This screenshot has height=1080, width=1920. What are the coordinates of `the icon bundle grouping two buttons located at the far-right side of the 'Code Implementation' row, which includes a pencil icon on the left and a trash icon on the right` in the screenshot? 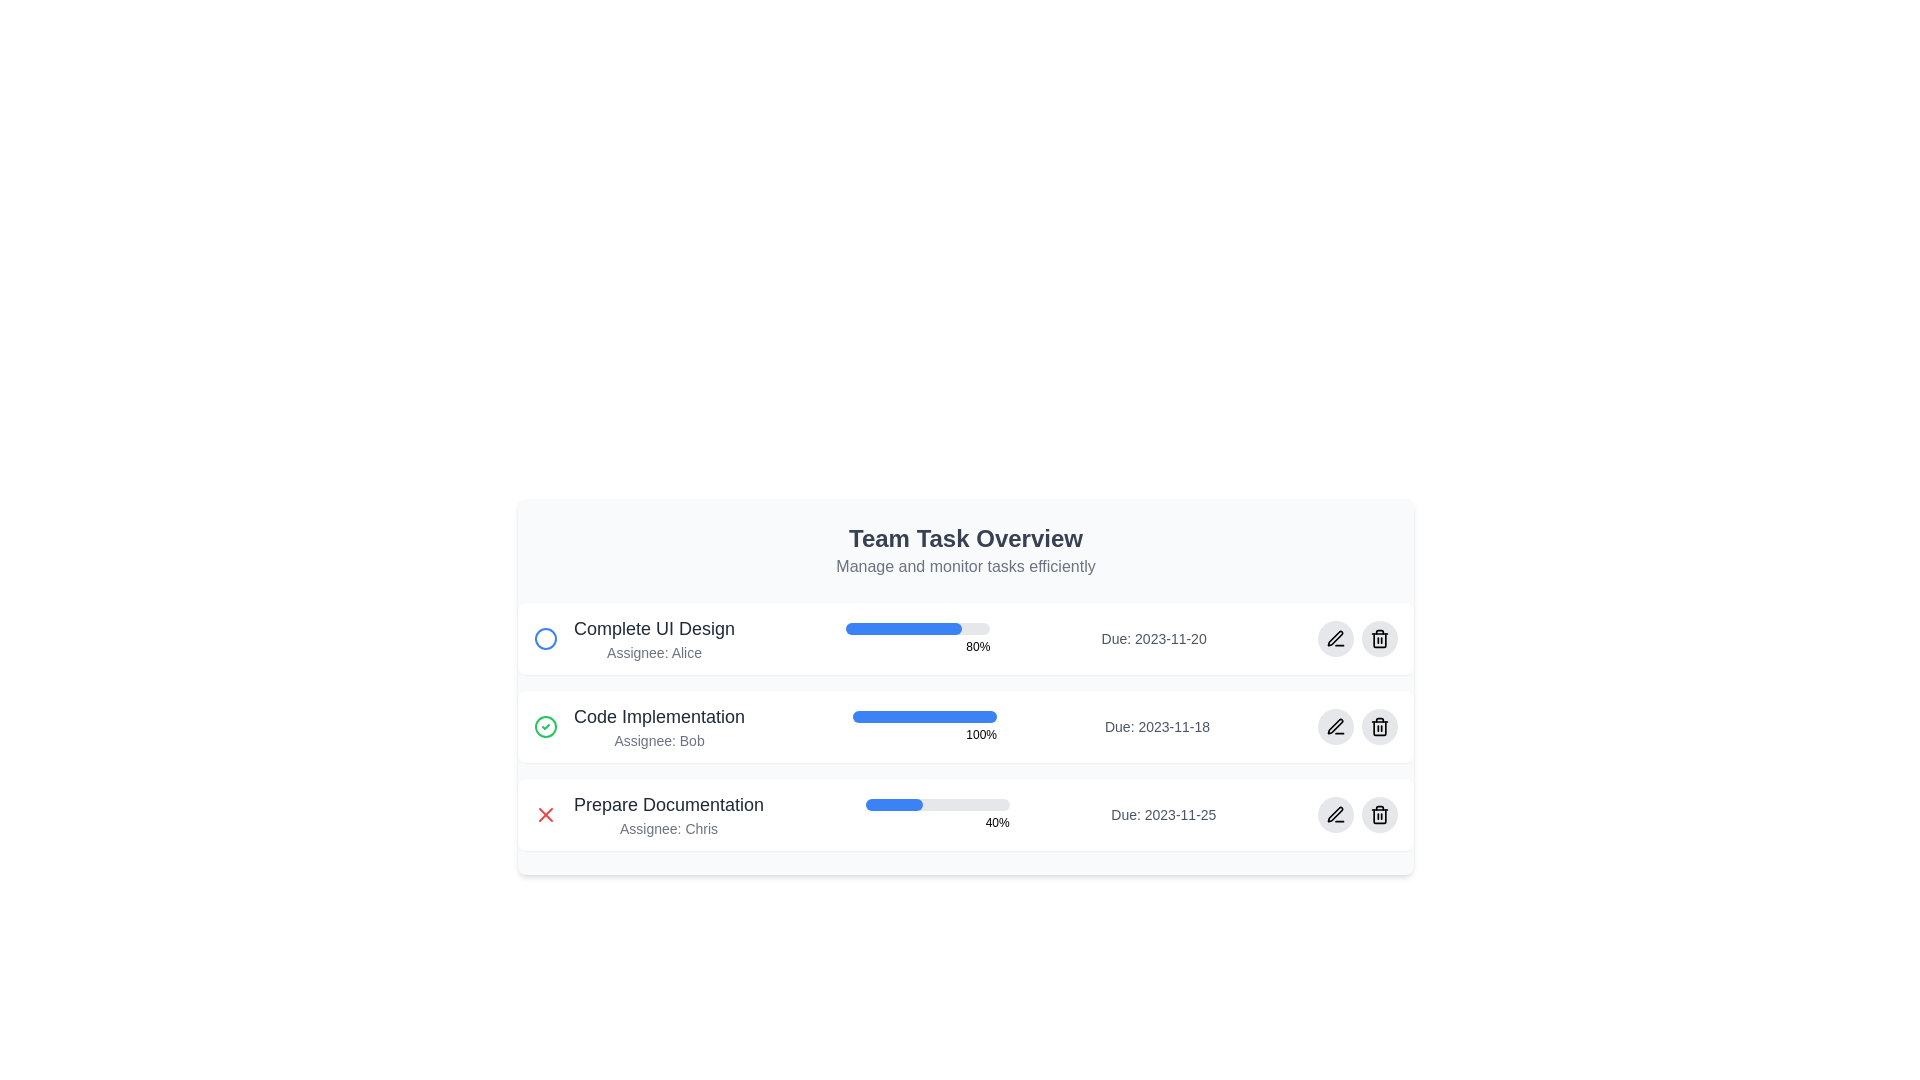 It's located at (1358, 726).